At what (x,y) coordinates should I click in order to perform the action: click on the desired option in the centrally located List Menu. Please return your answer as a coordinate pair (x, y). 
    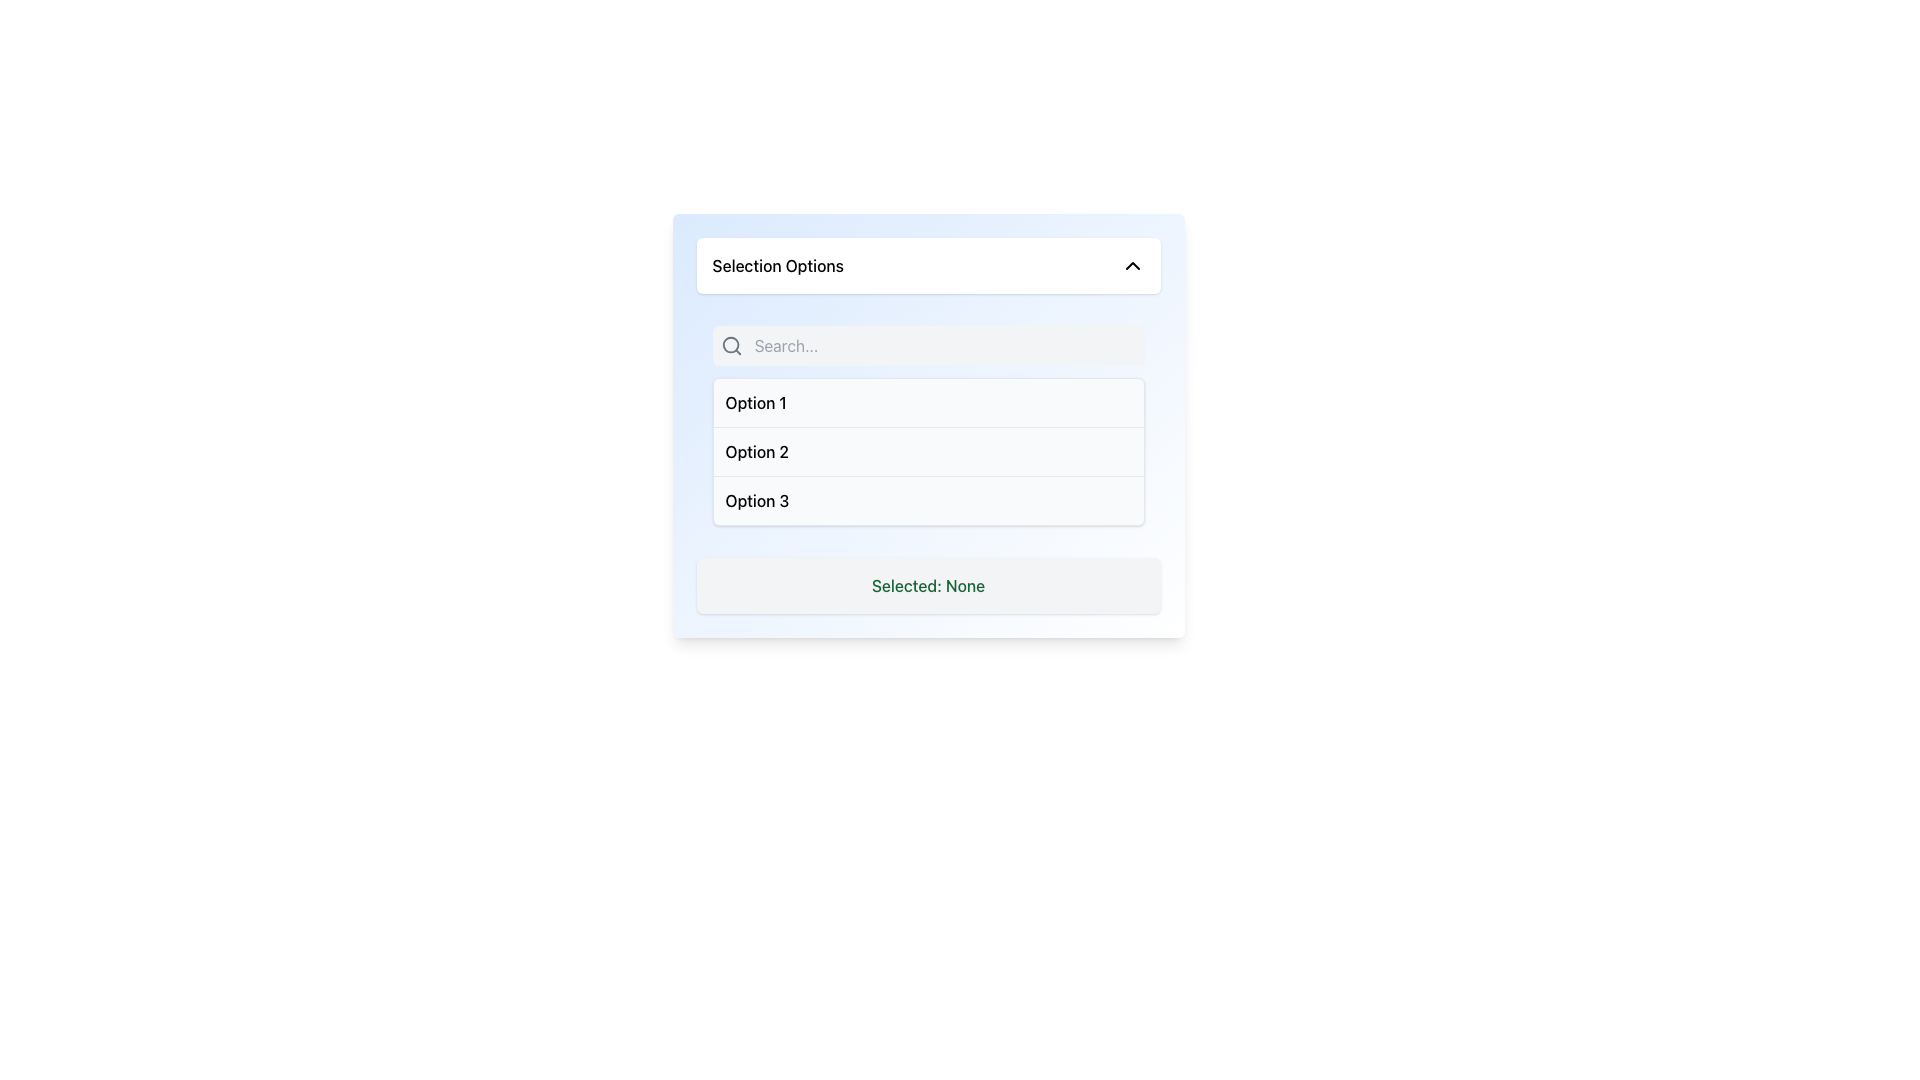
    Looking at the image, I should click on (927, 451).